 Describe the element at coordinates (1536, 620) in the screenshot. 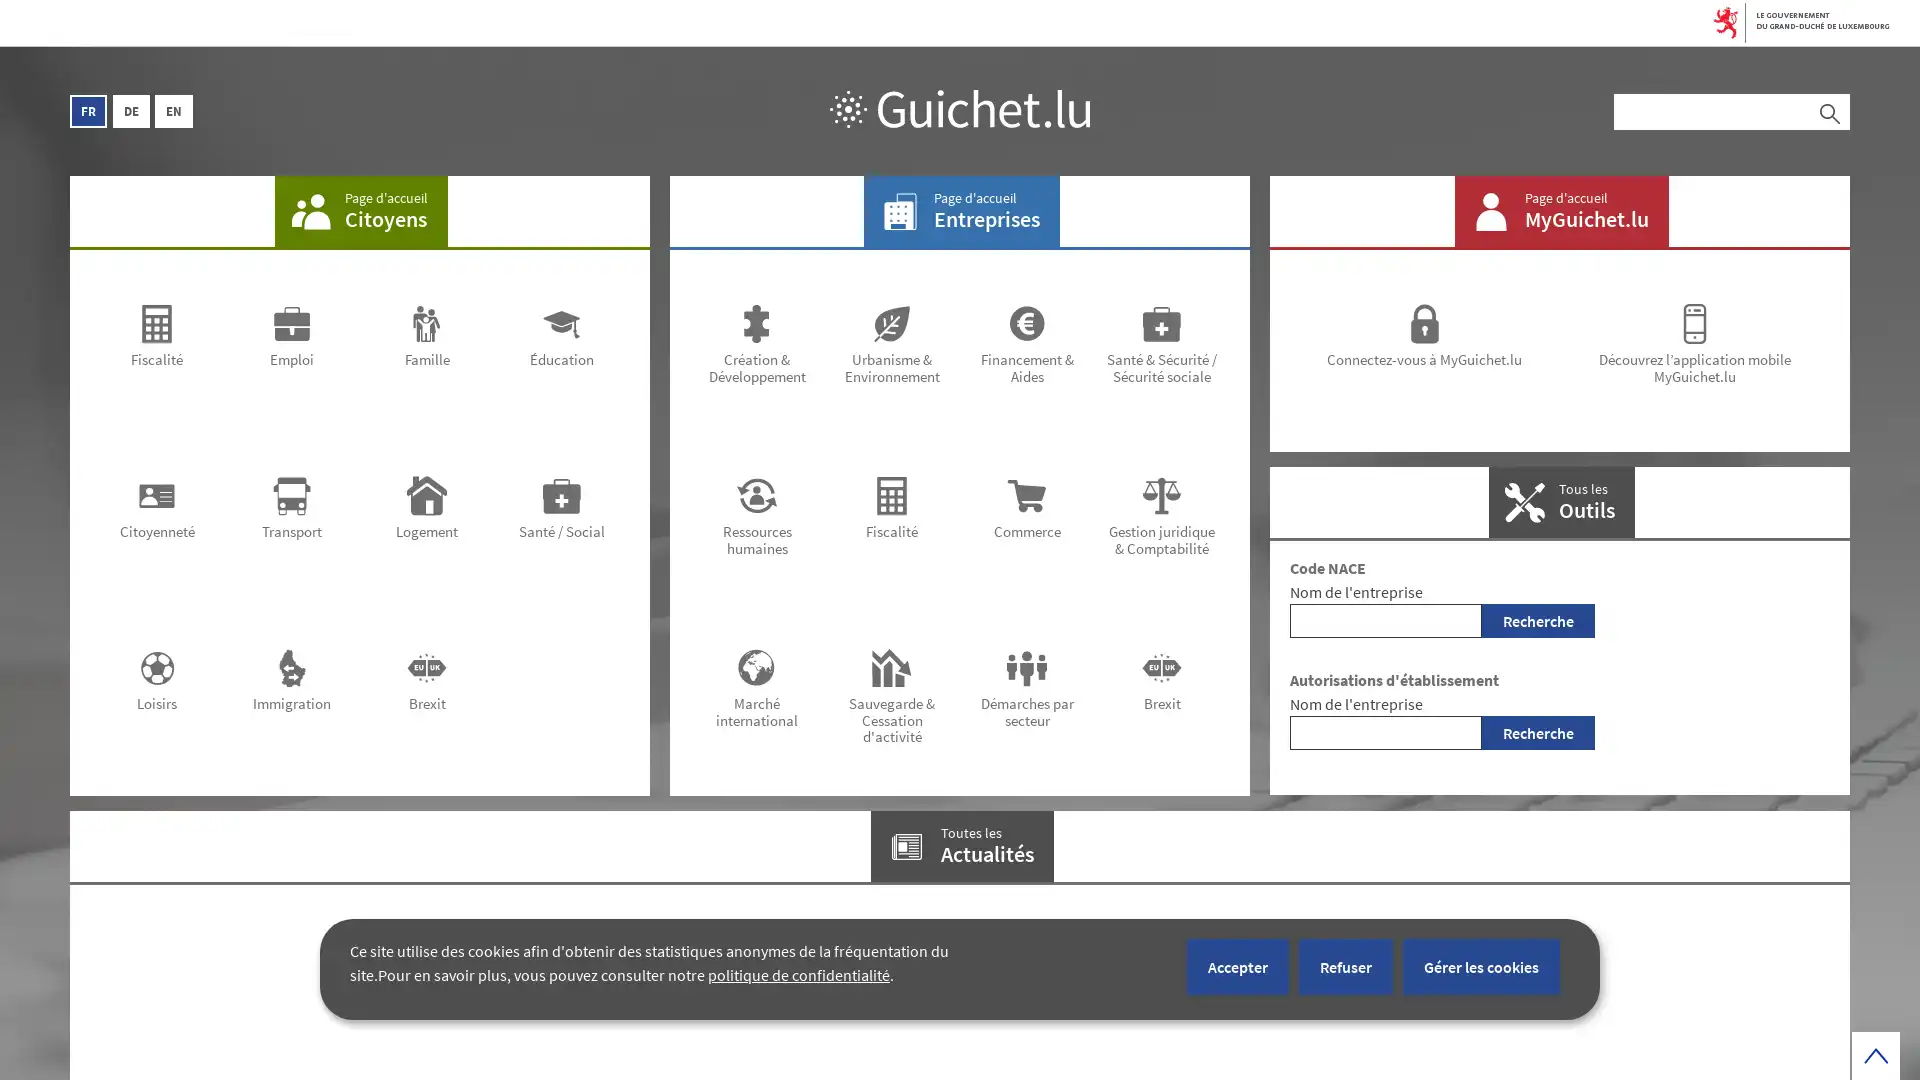

I see `Recherche` at that location.